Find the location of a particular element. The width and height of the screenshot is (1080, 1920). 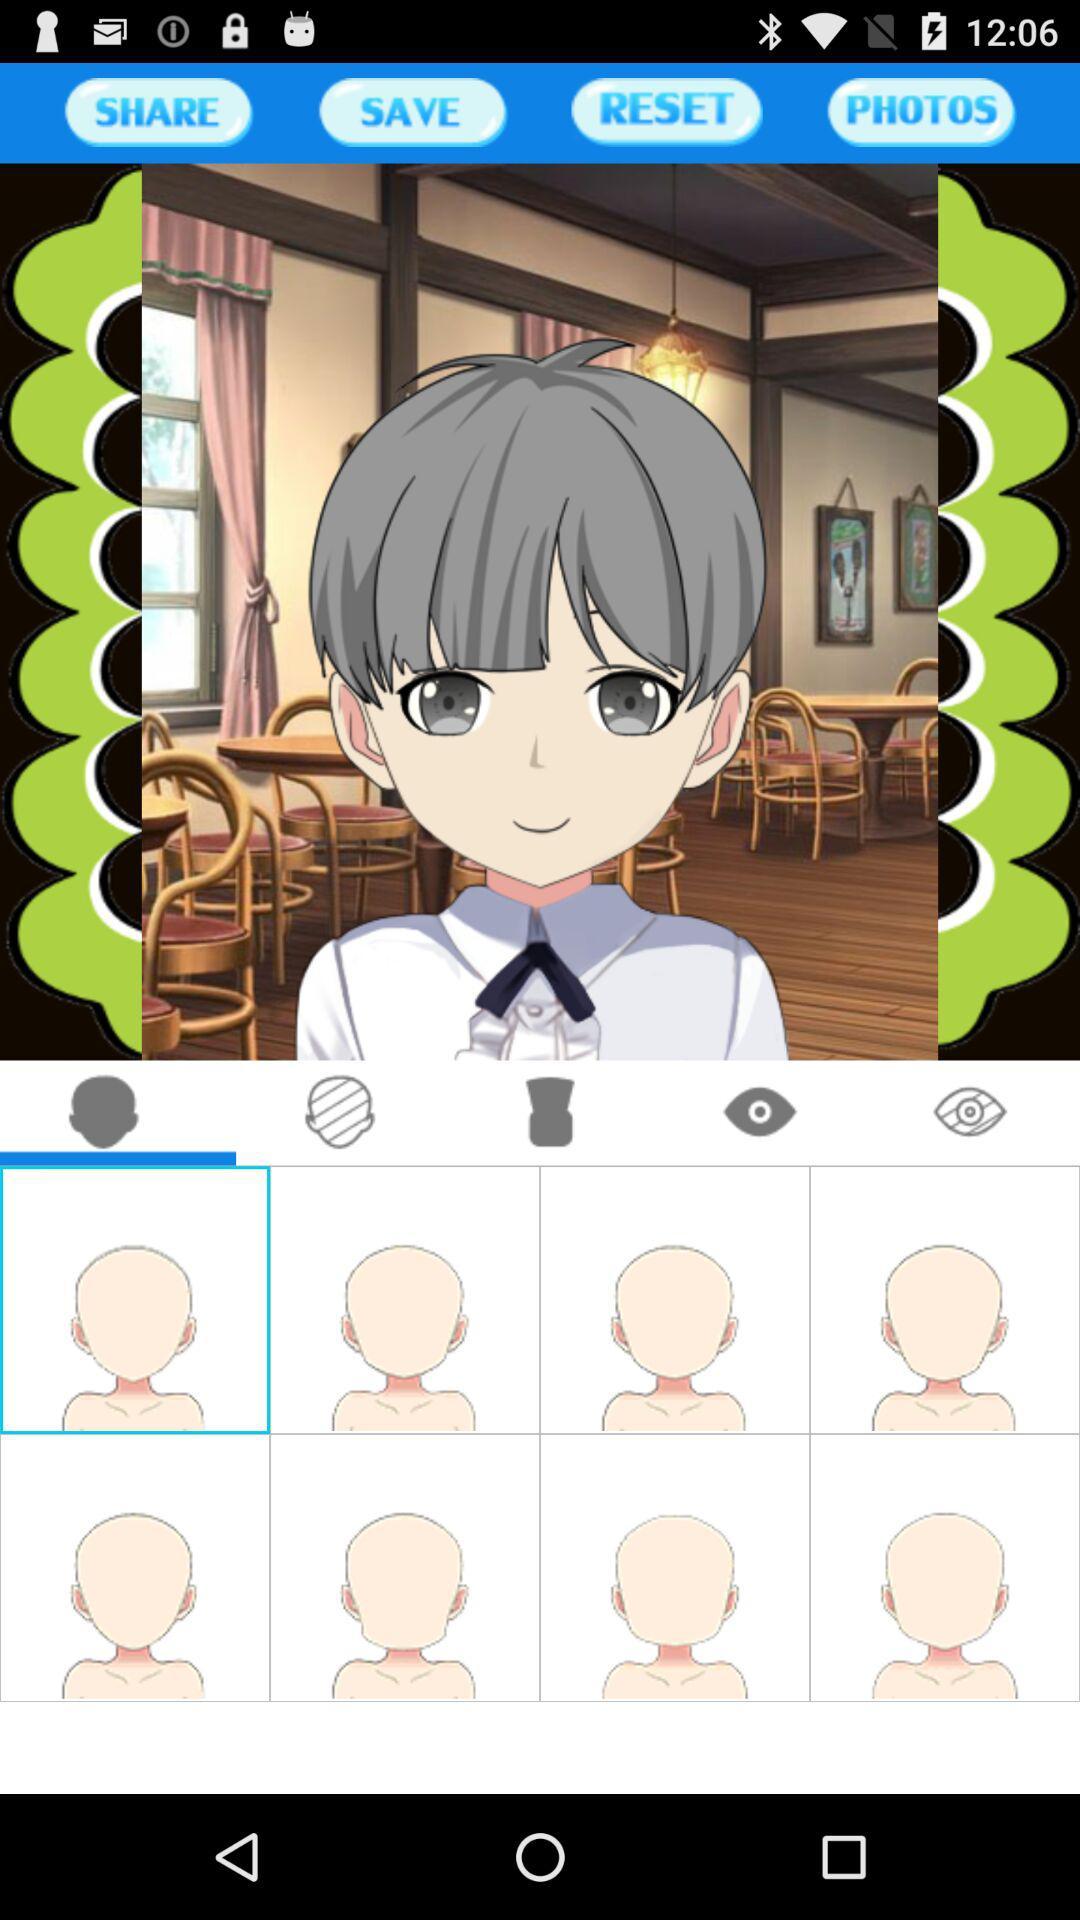

draw eyes is located at coordinates (761, 1112).